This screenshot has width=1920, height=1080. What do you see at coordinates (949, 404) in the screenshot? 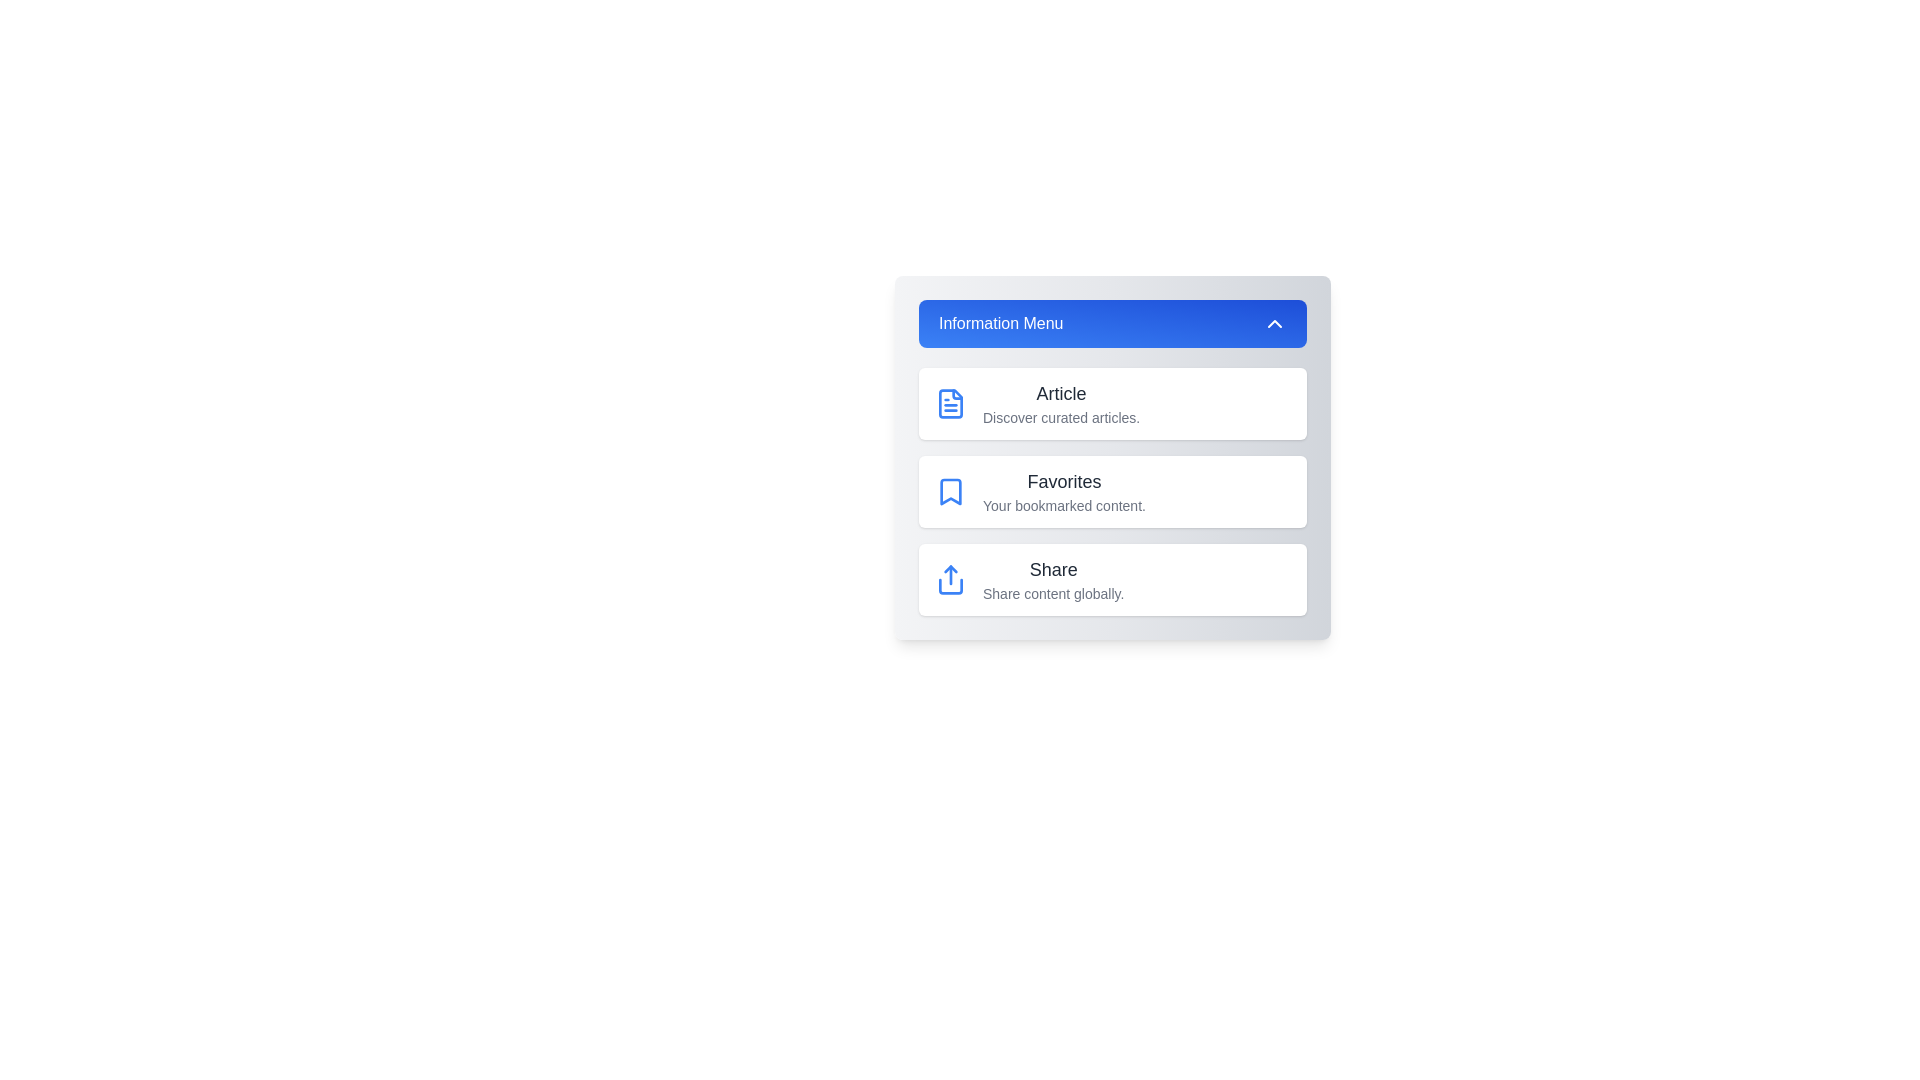
I see `the menu item corresponding to Article by clicking on its icon` at bounding box center [949, 404].